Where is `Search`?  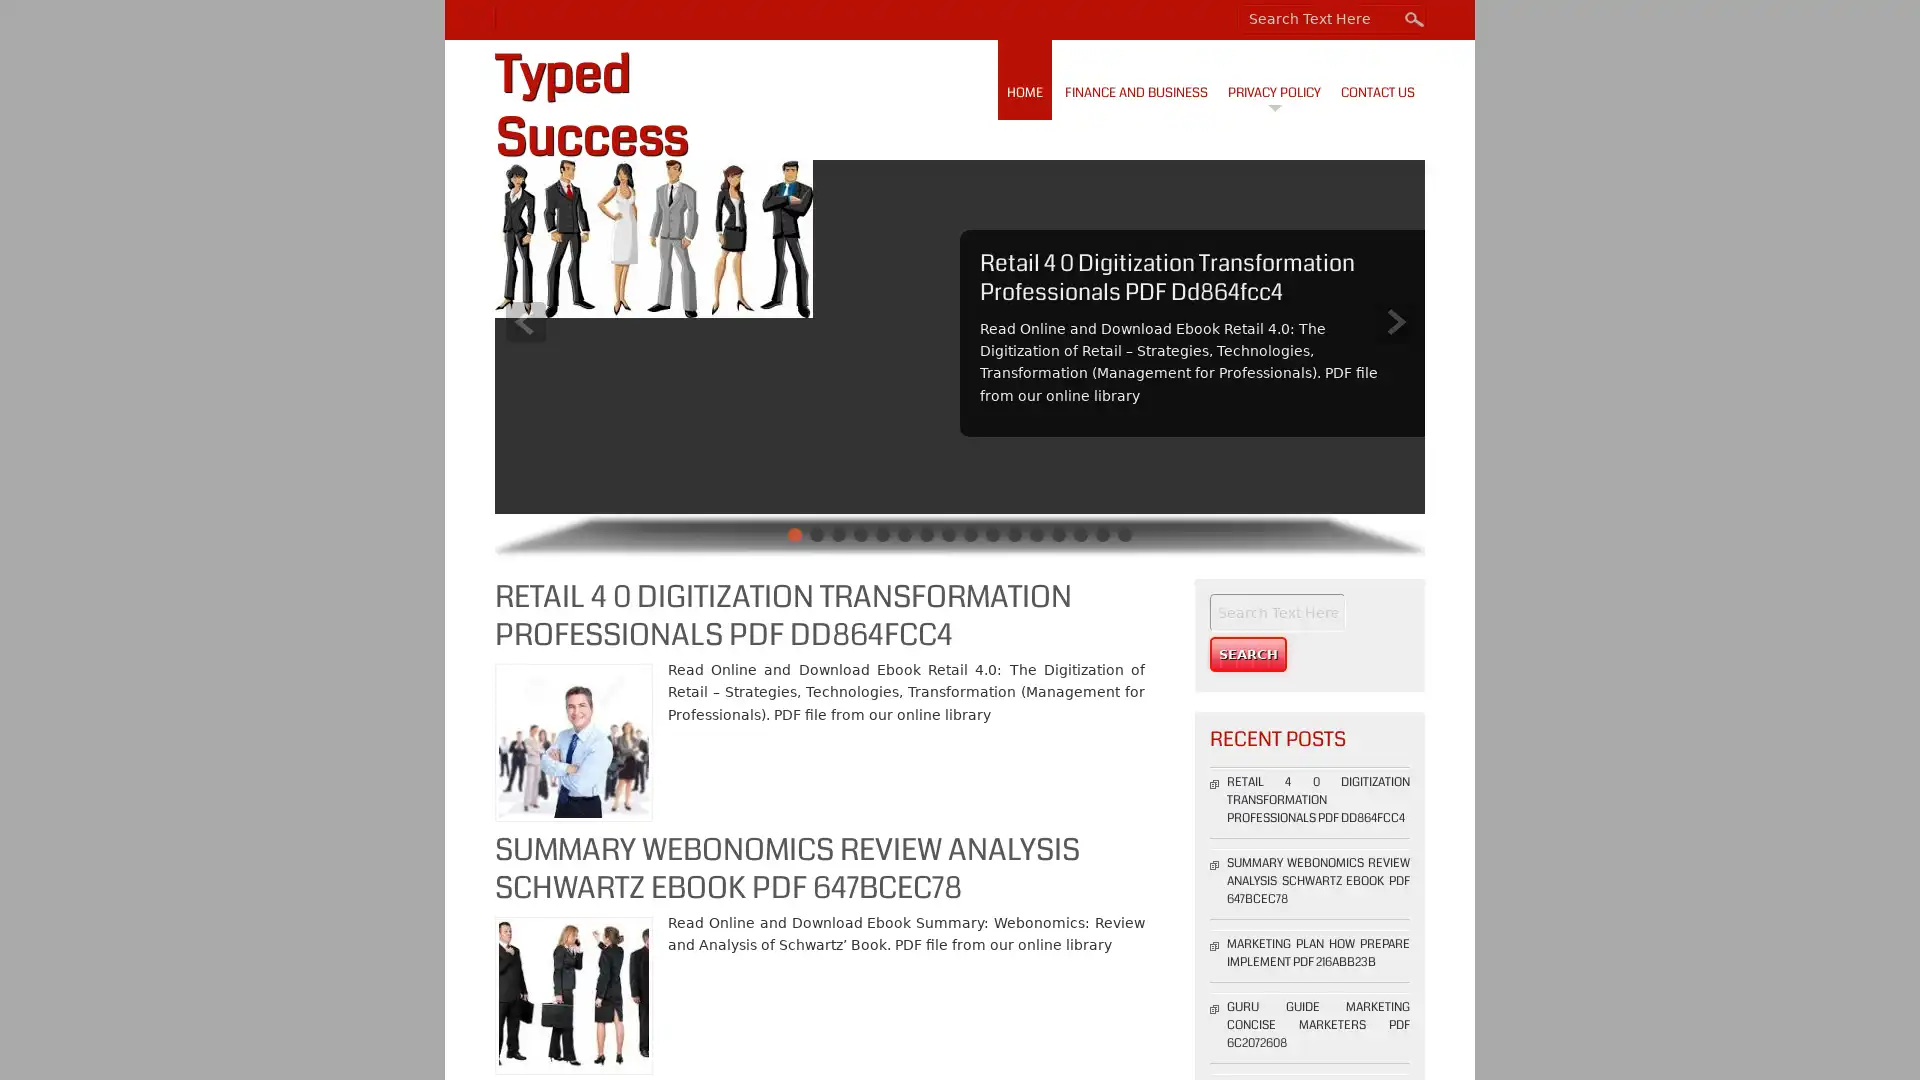
Search is located at coordinates (1247, 654).